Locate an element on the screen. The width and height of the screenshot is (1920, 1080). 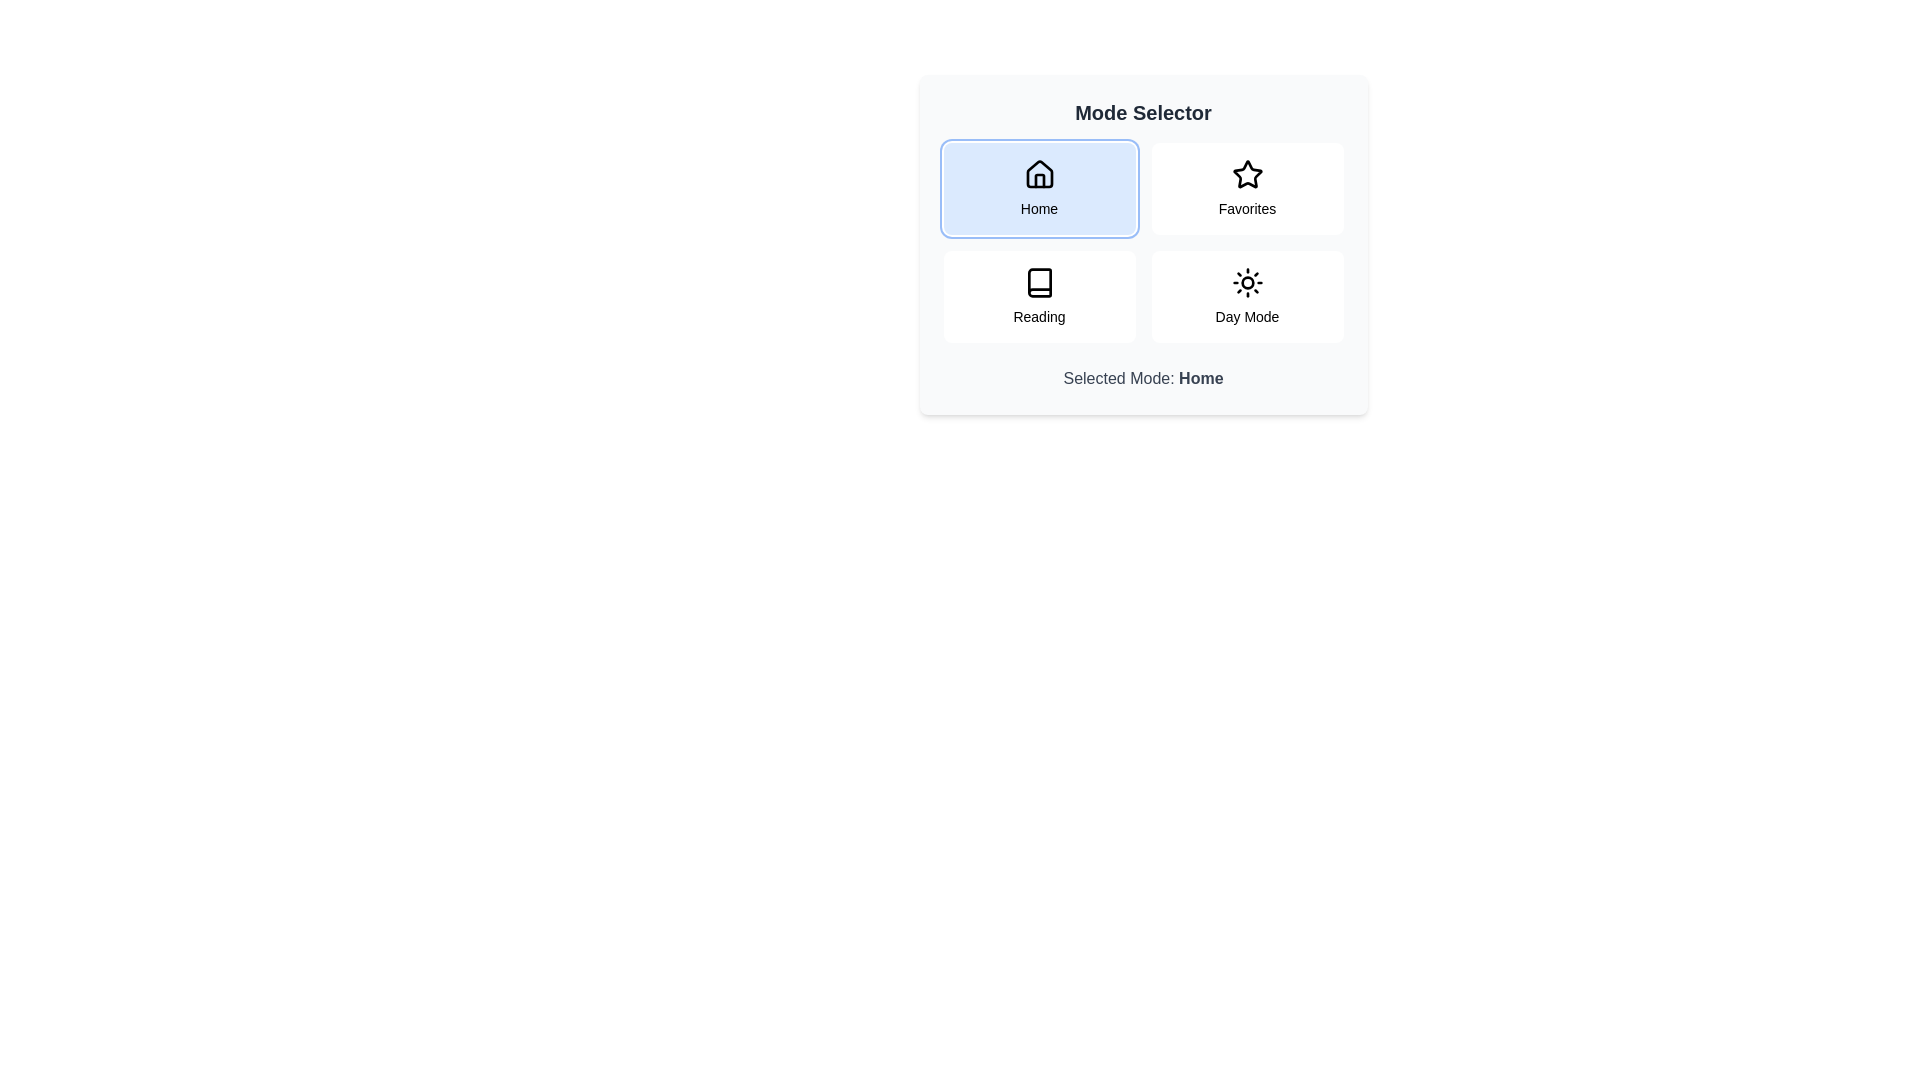
the button corresponding to the mode Home is located at coordinates (1039, 189).